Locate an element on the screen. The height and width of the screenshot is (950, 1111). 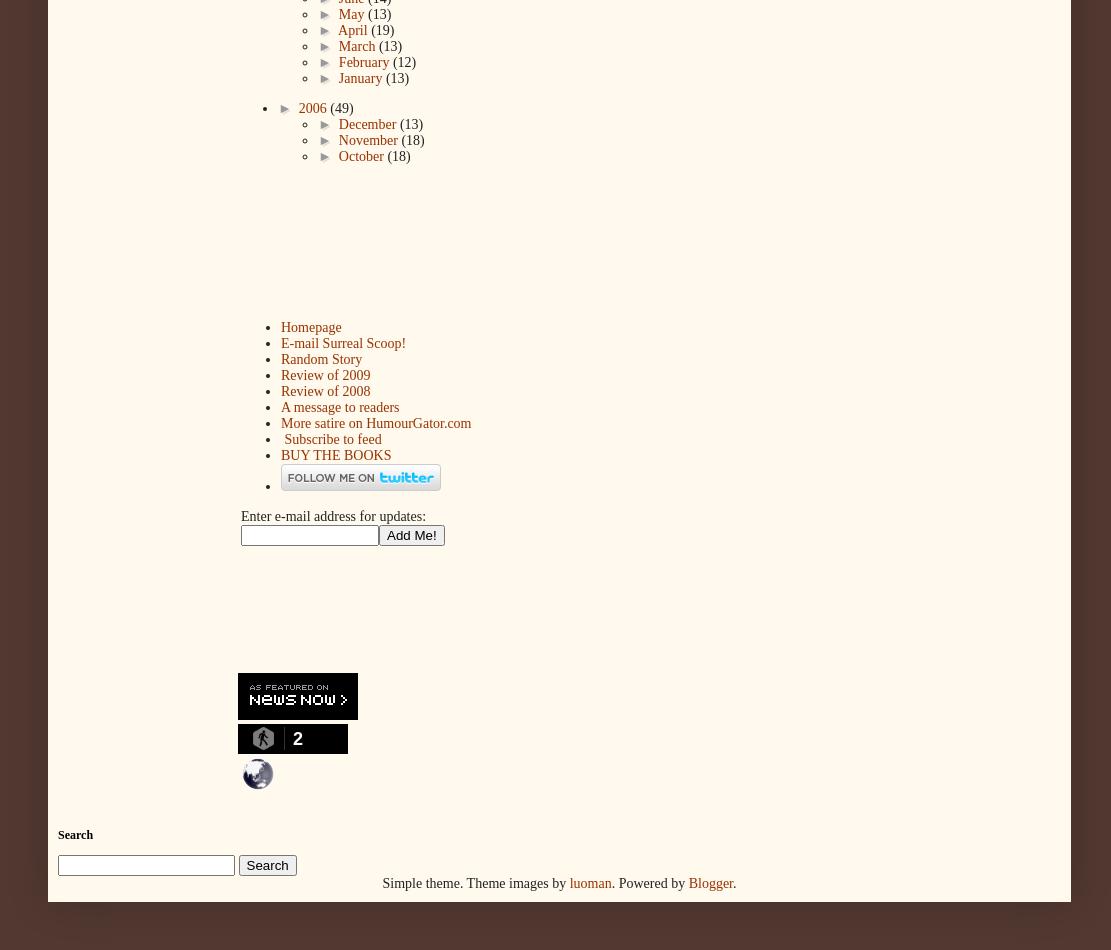
'(12)' is located at coordinates (403, 62).